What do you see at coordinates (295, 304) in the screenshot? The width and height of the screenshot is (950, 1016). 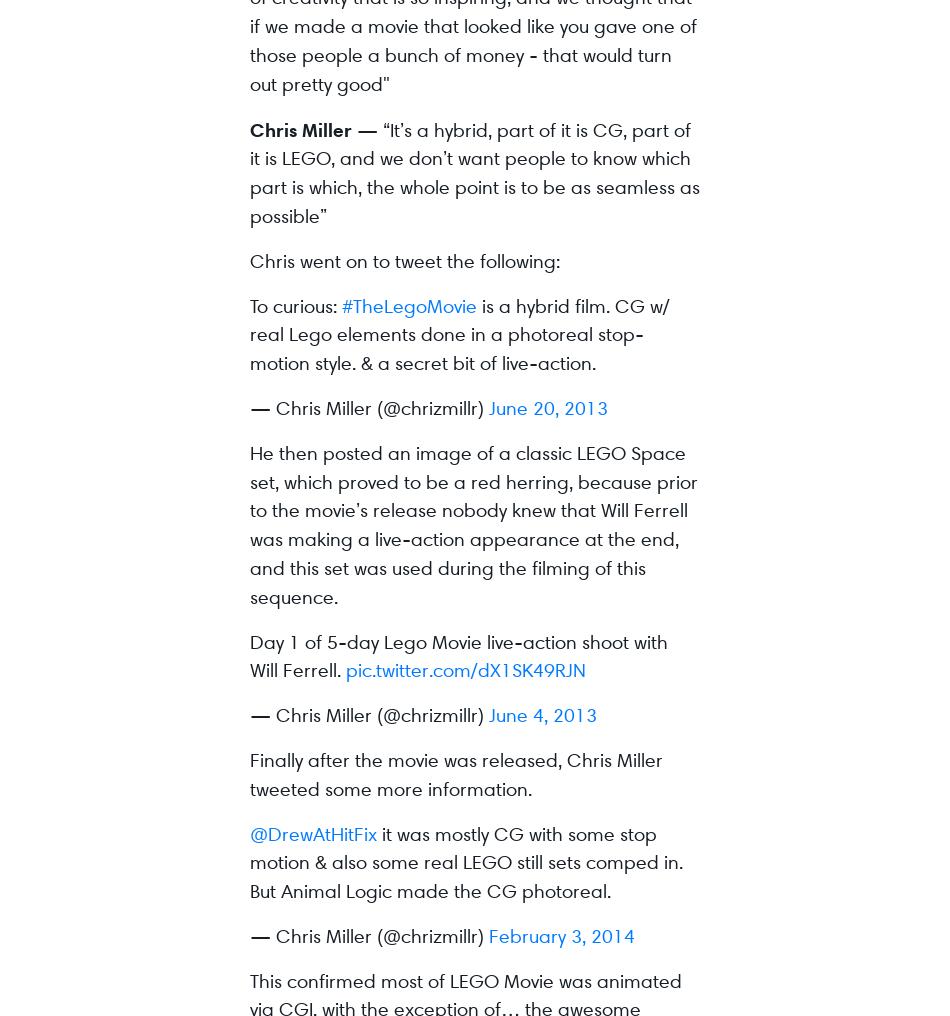 I see `'To curious:'` at bounding box center [295, 304].